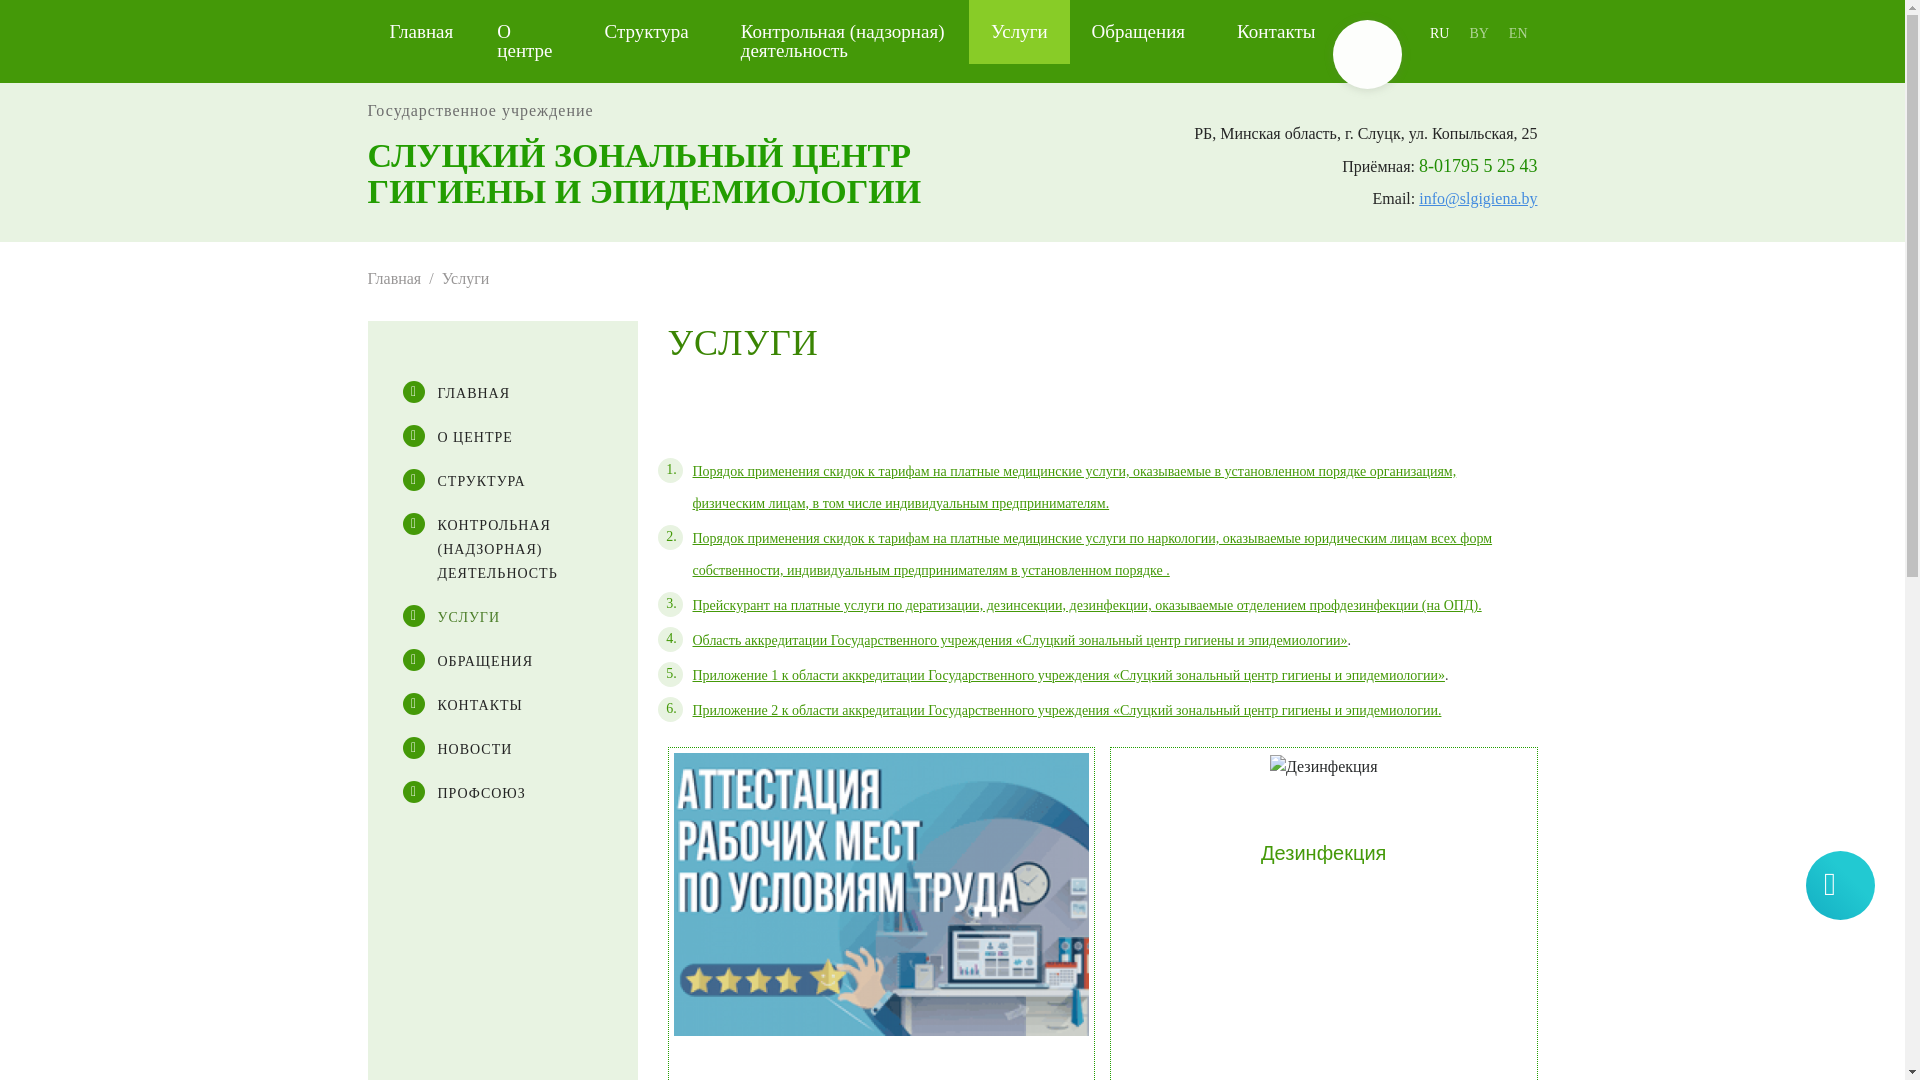 This screenshot has width=1920, height=1080. Describe the element at coordinates (1459, 33) in the screenshot. I see `'BY'` at that location.